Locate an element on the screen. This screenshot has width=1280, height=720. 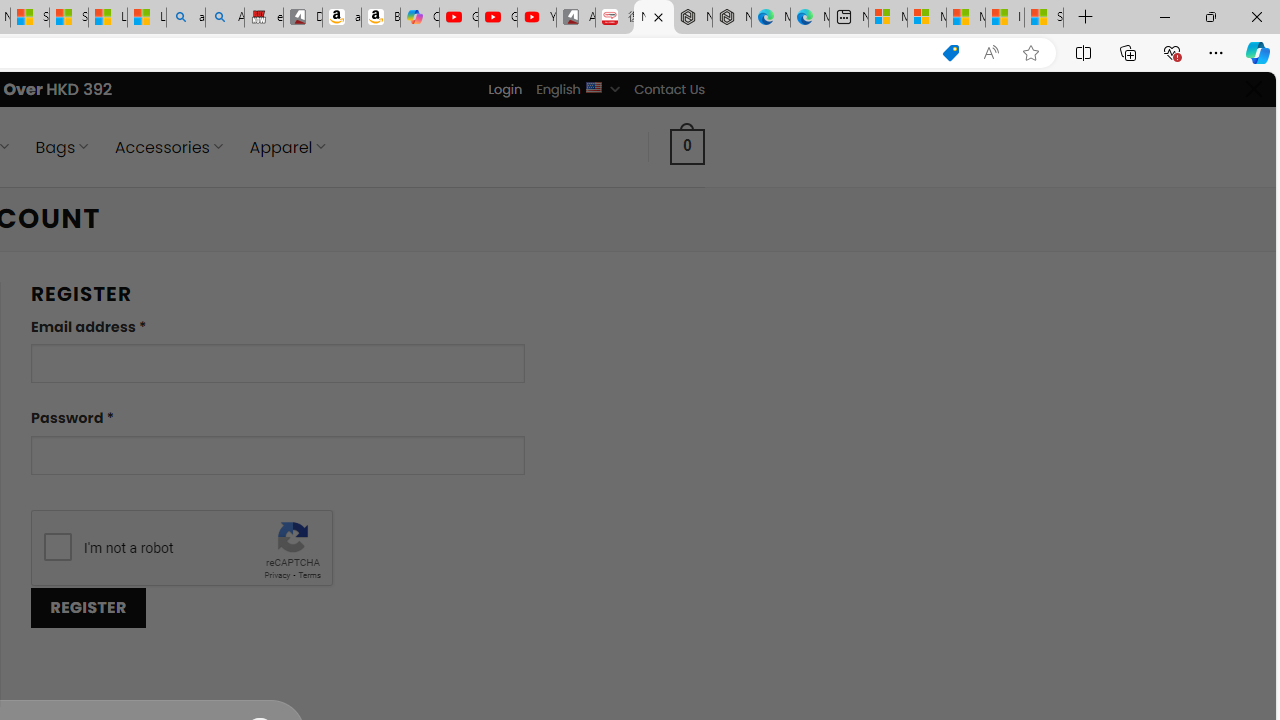
'YouTube Kids - An App Created for Kids to Explore Content' is located at coordinates (536, 17).